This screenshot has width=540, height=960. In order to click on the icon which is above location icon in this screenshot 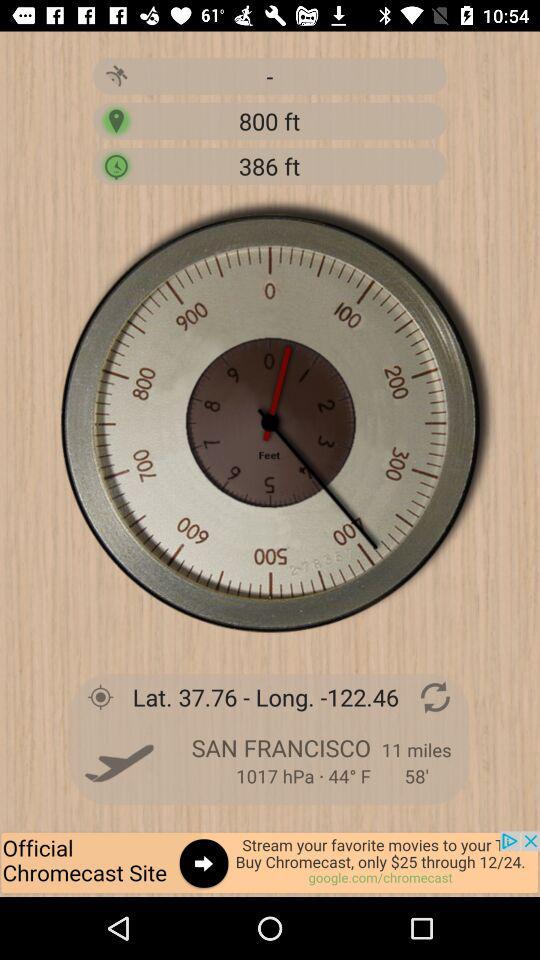, I will do `click(116, 76)`.